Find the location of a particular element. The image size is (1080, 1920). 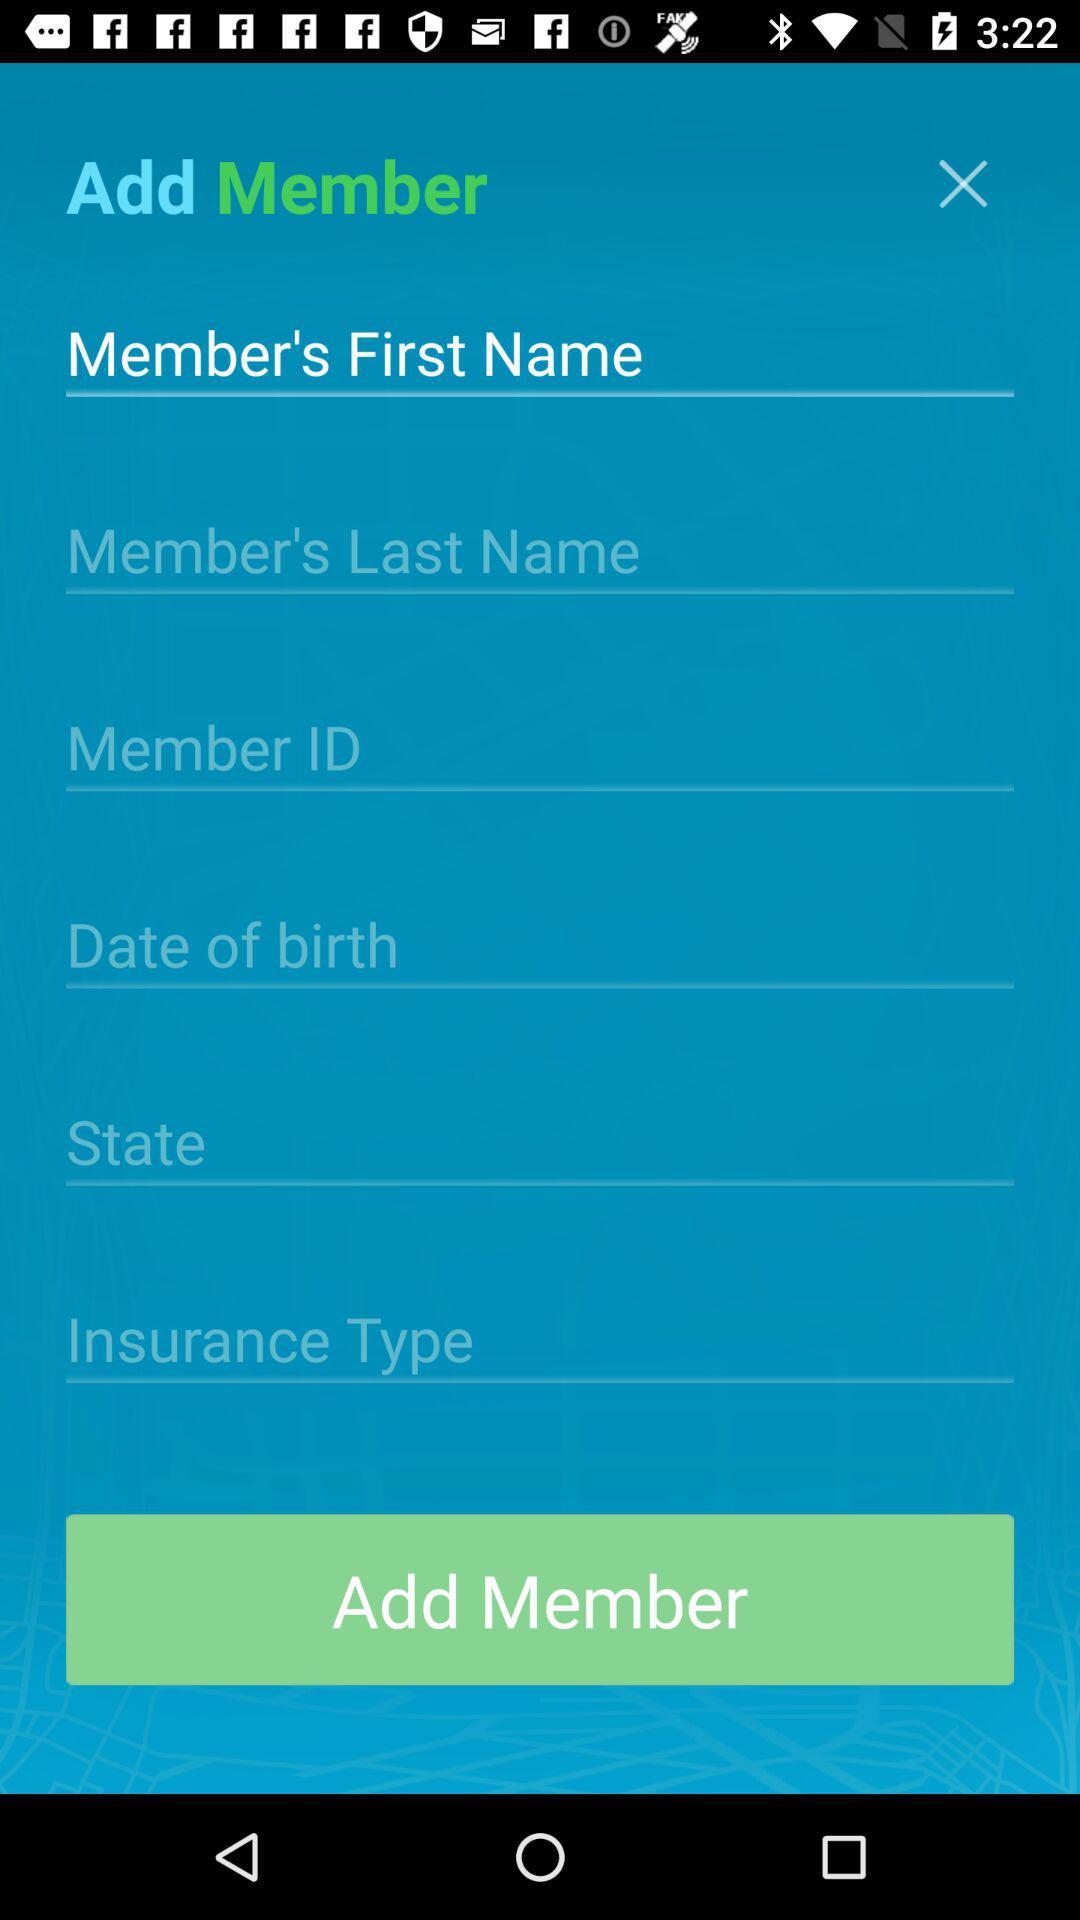

first name is located at coordinates (540, 350).